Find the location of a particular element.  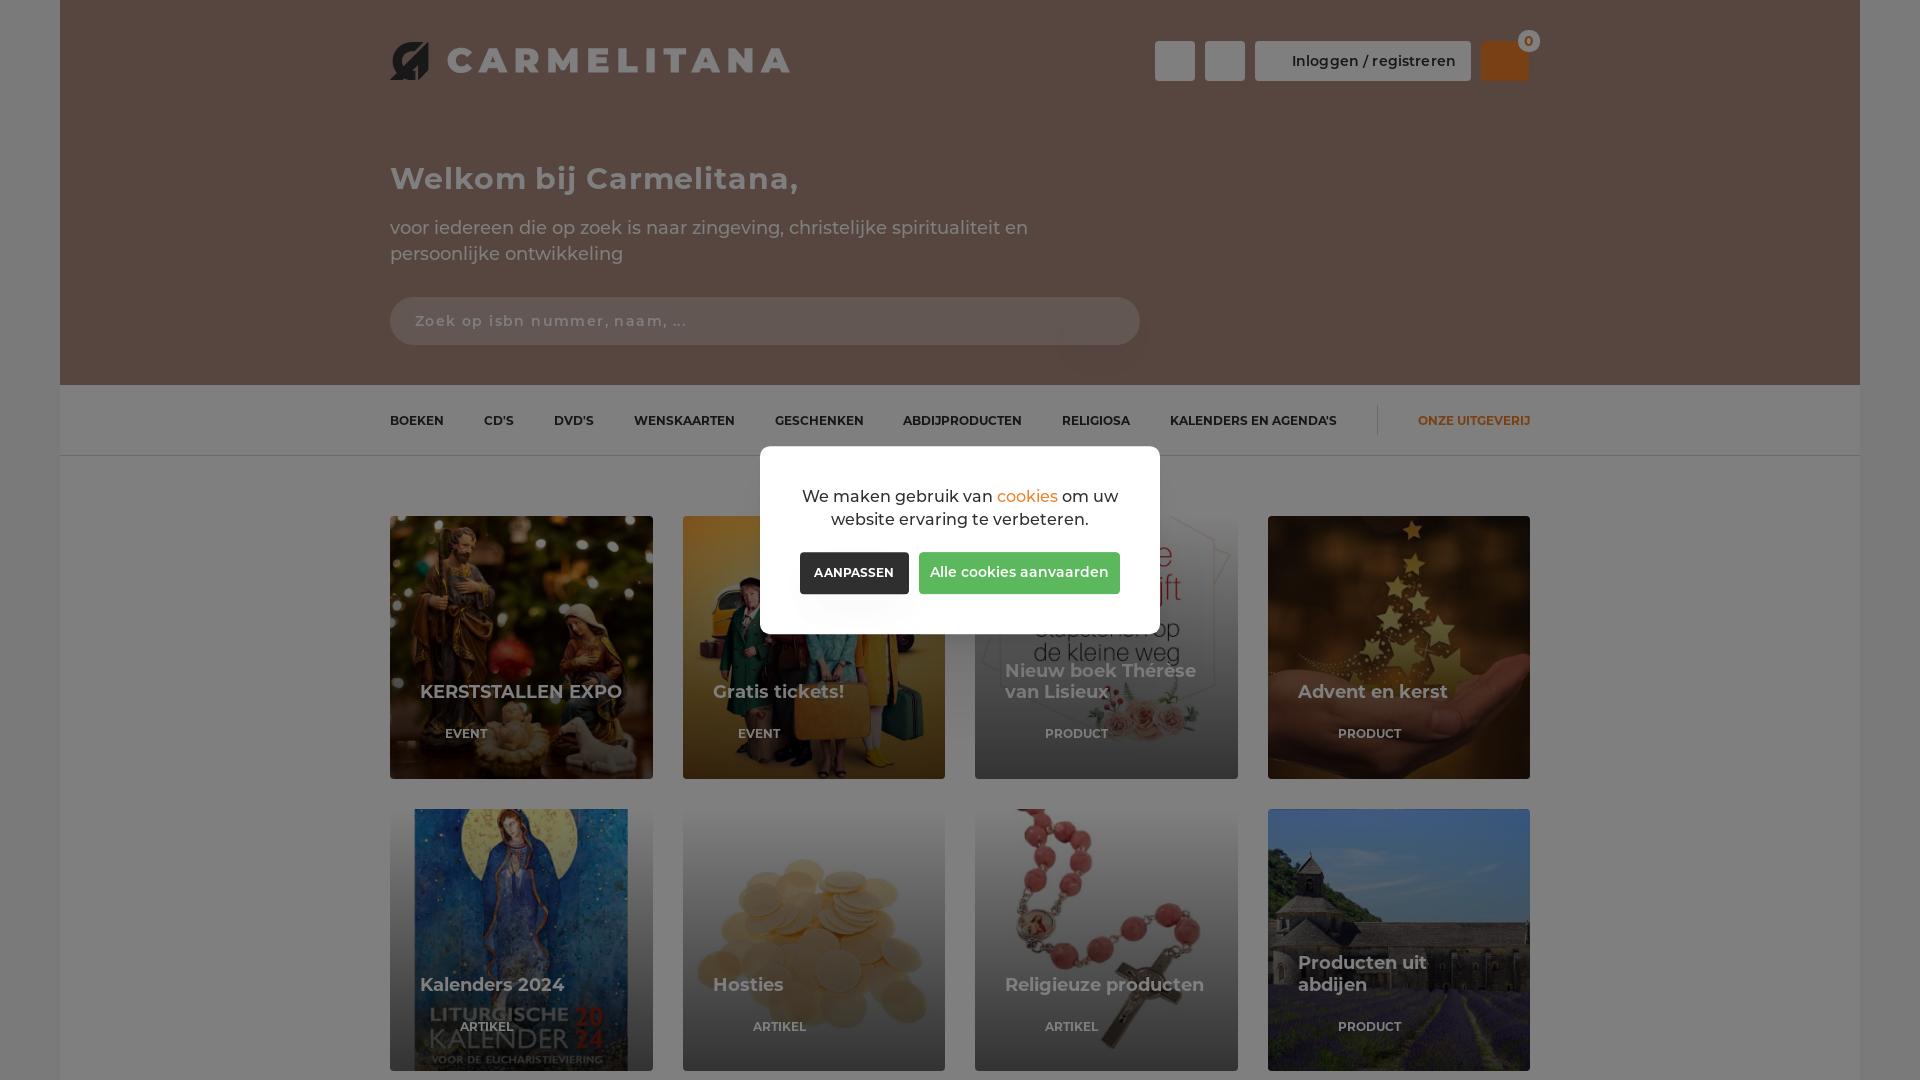

'Volg Carmelitana op Facebook!' is located at coordinates (1175, 60).